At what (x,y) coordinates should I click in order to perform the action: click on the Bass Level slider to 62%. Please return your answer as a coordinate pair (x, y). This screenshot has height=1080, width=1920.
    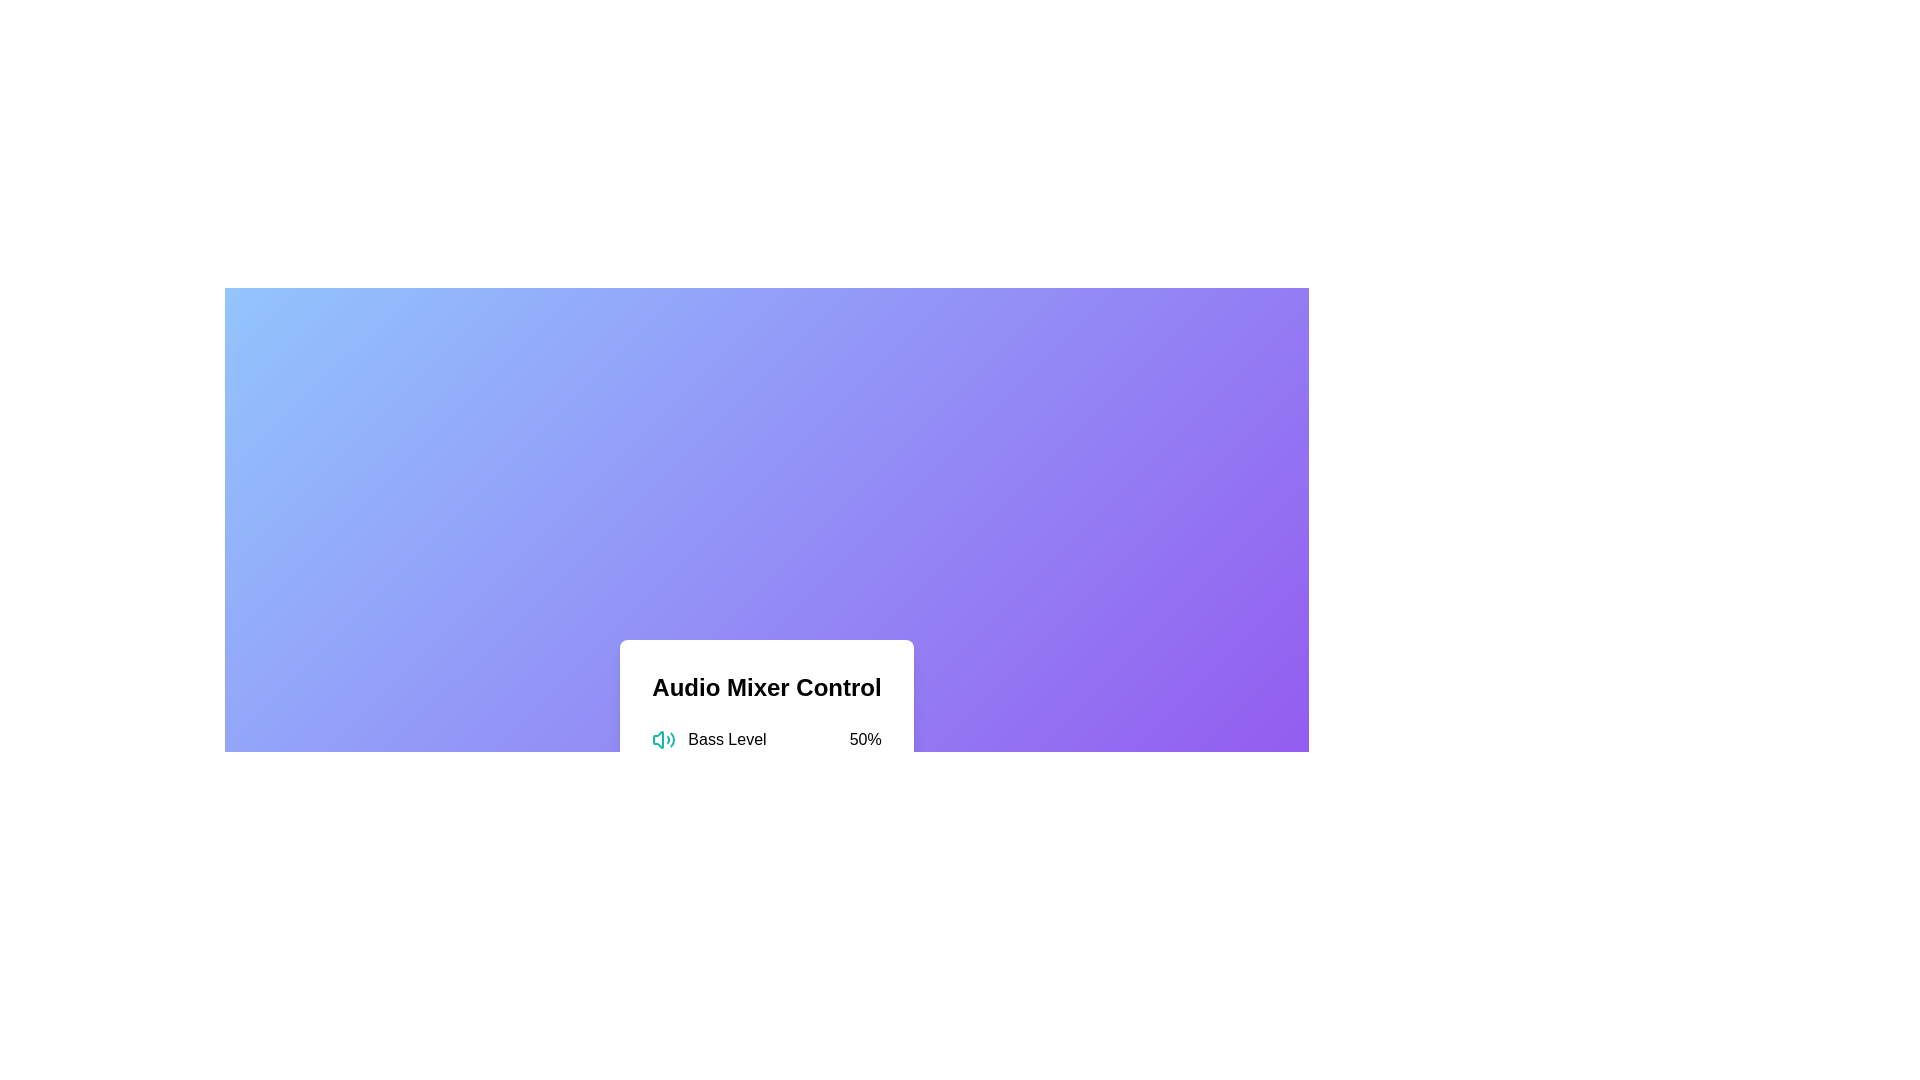
    Looking at the image, I should click on (792, 764).